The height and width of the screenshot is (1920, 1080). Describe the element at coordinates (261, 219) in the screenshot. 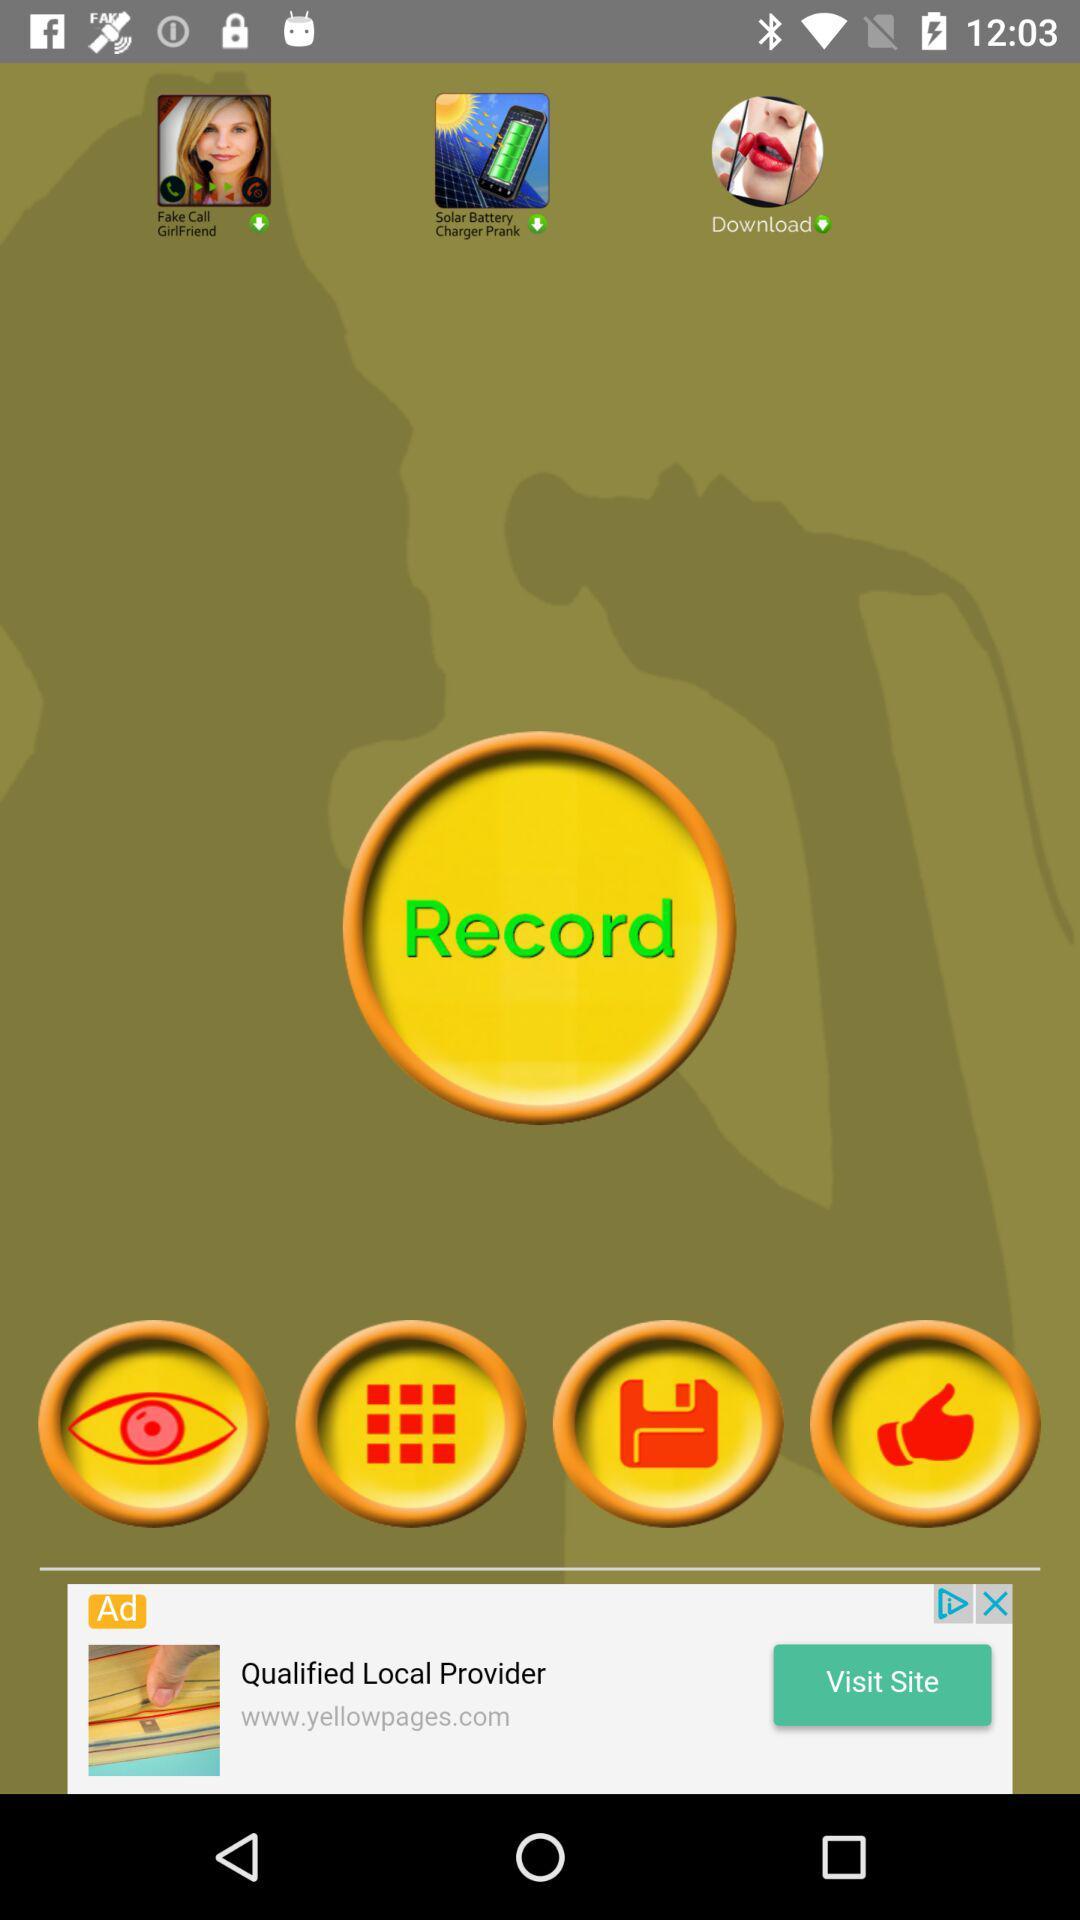

I see `call button` at that location.